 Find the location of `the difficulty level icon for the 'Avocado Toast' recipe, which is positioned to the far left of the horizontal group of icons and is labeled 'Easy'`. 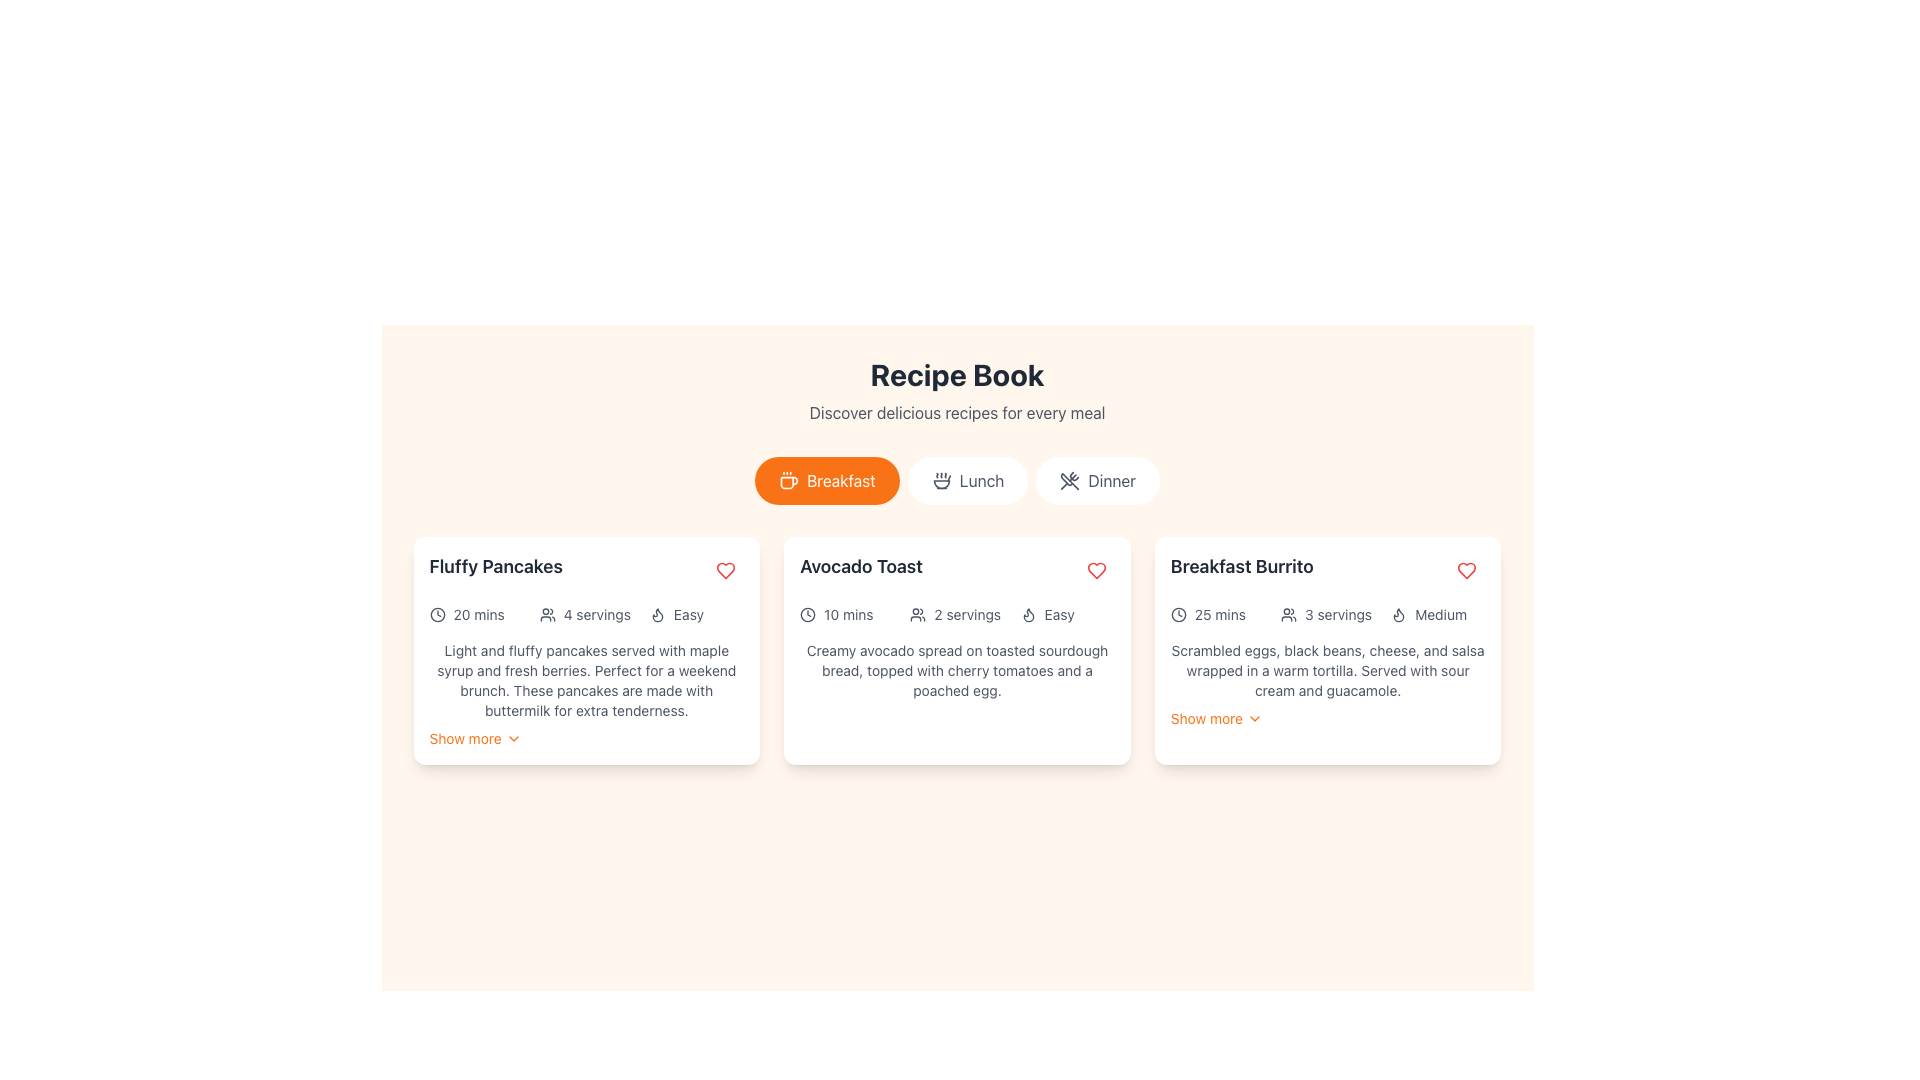

the difficulty level icon for the 'Avocado Toast' recipe, which is positioned to the far left of the horizontal group of icons and is labeled 'Easy' is located at coordinates (1028, 613).